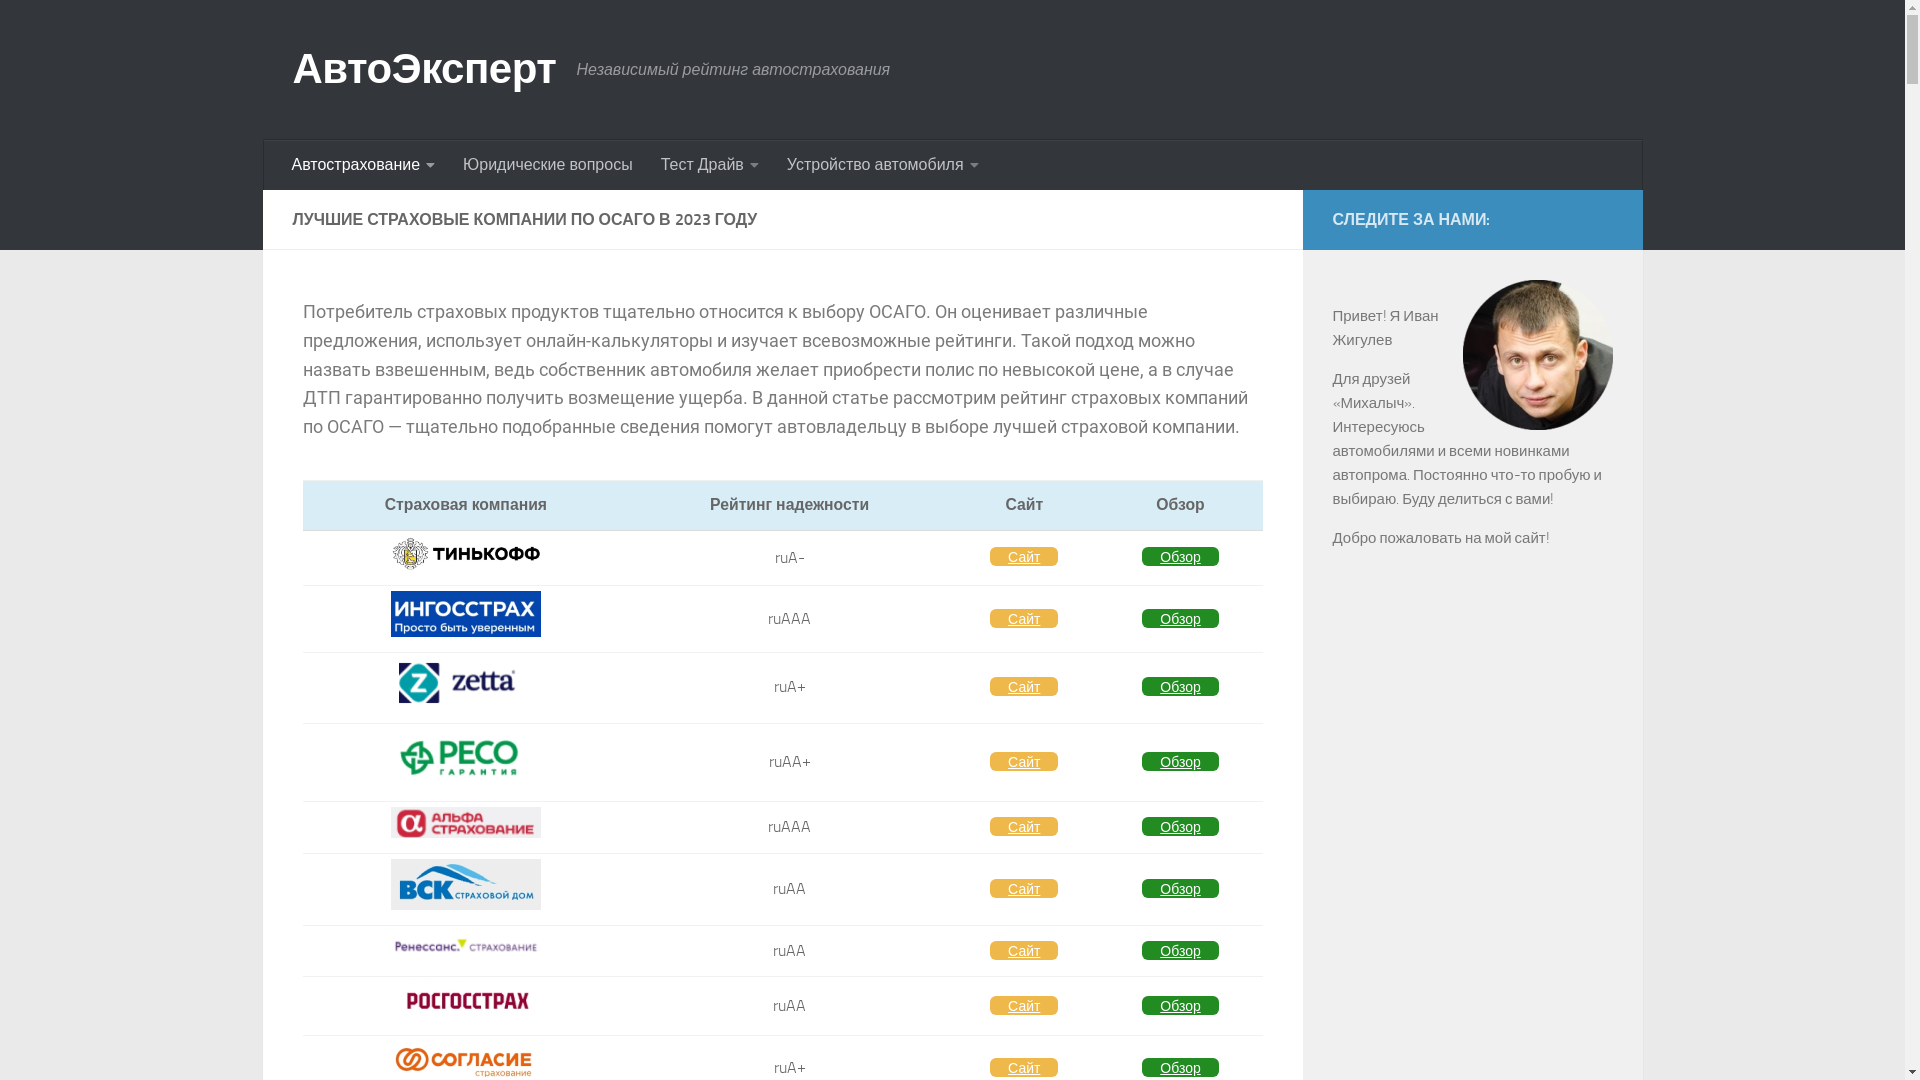  What do you see at coordinates (79, 27) in the screenshot?
I see `'Skip to content'` at bounding box center [79, 27].